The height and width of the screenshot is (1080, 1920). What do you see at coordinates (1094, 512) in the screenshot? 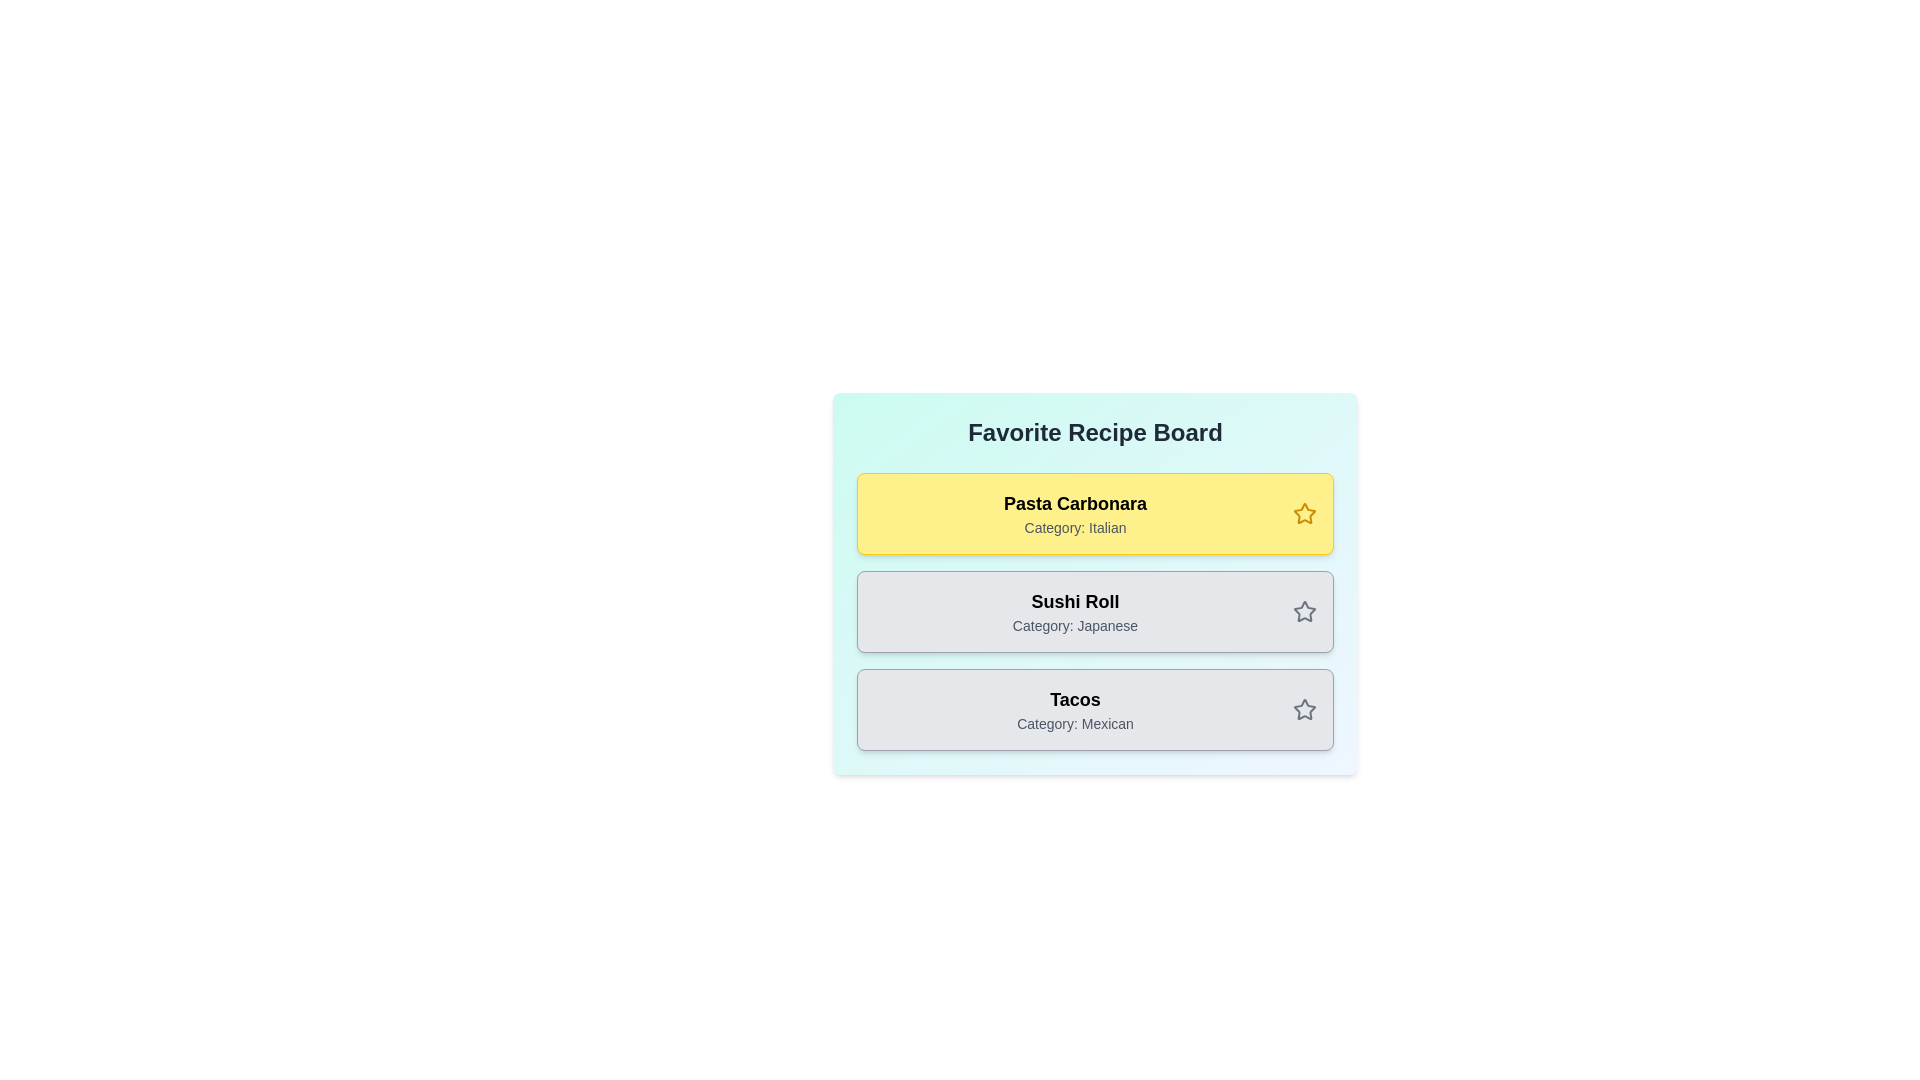
I see `the recipe card for Pasta Carbonara` at bounding box center [1094, 512].